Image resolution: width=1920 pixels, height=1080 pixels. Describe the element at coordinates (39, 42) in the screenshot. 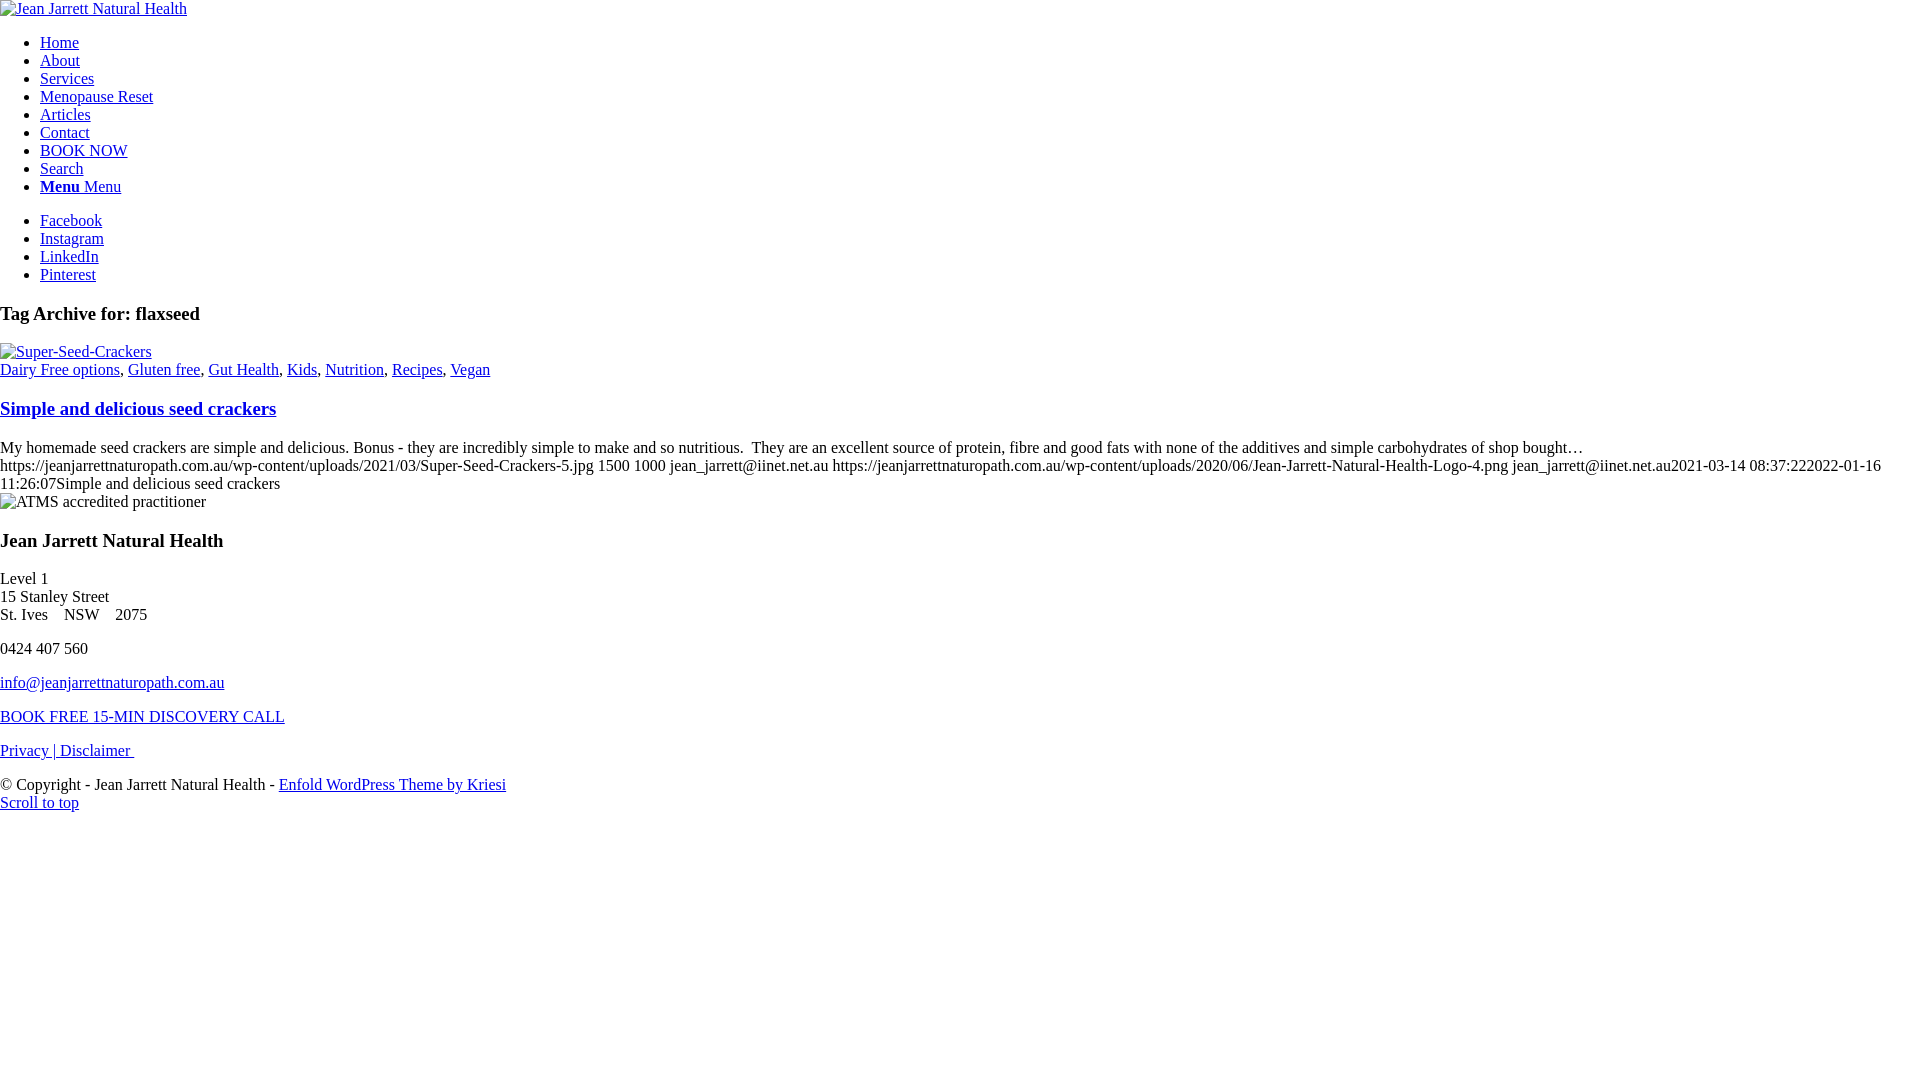

I see `'Home'` at that location.